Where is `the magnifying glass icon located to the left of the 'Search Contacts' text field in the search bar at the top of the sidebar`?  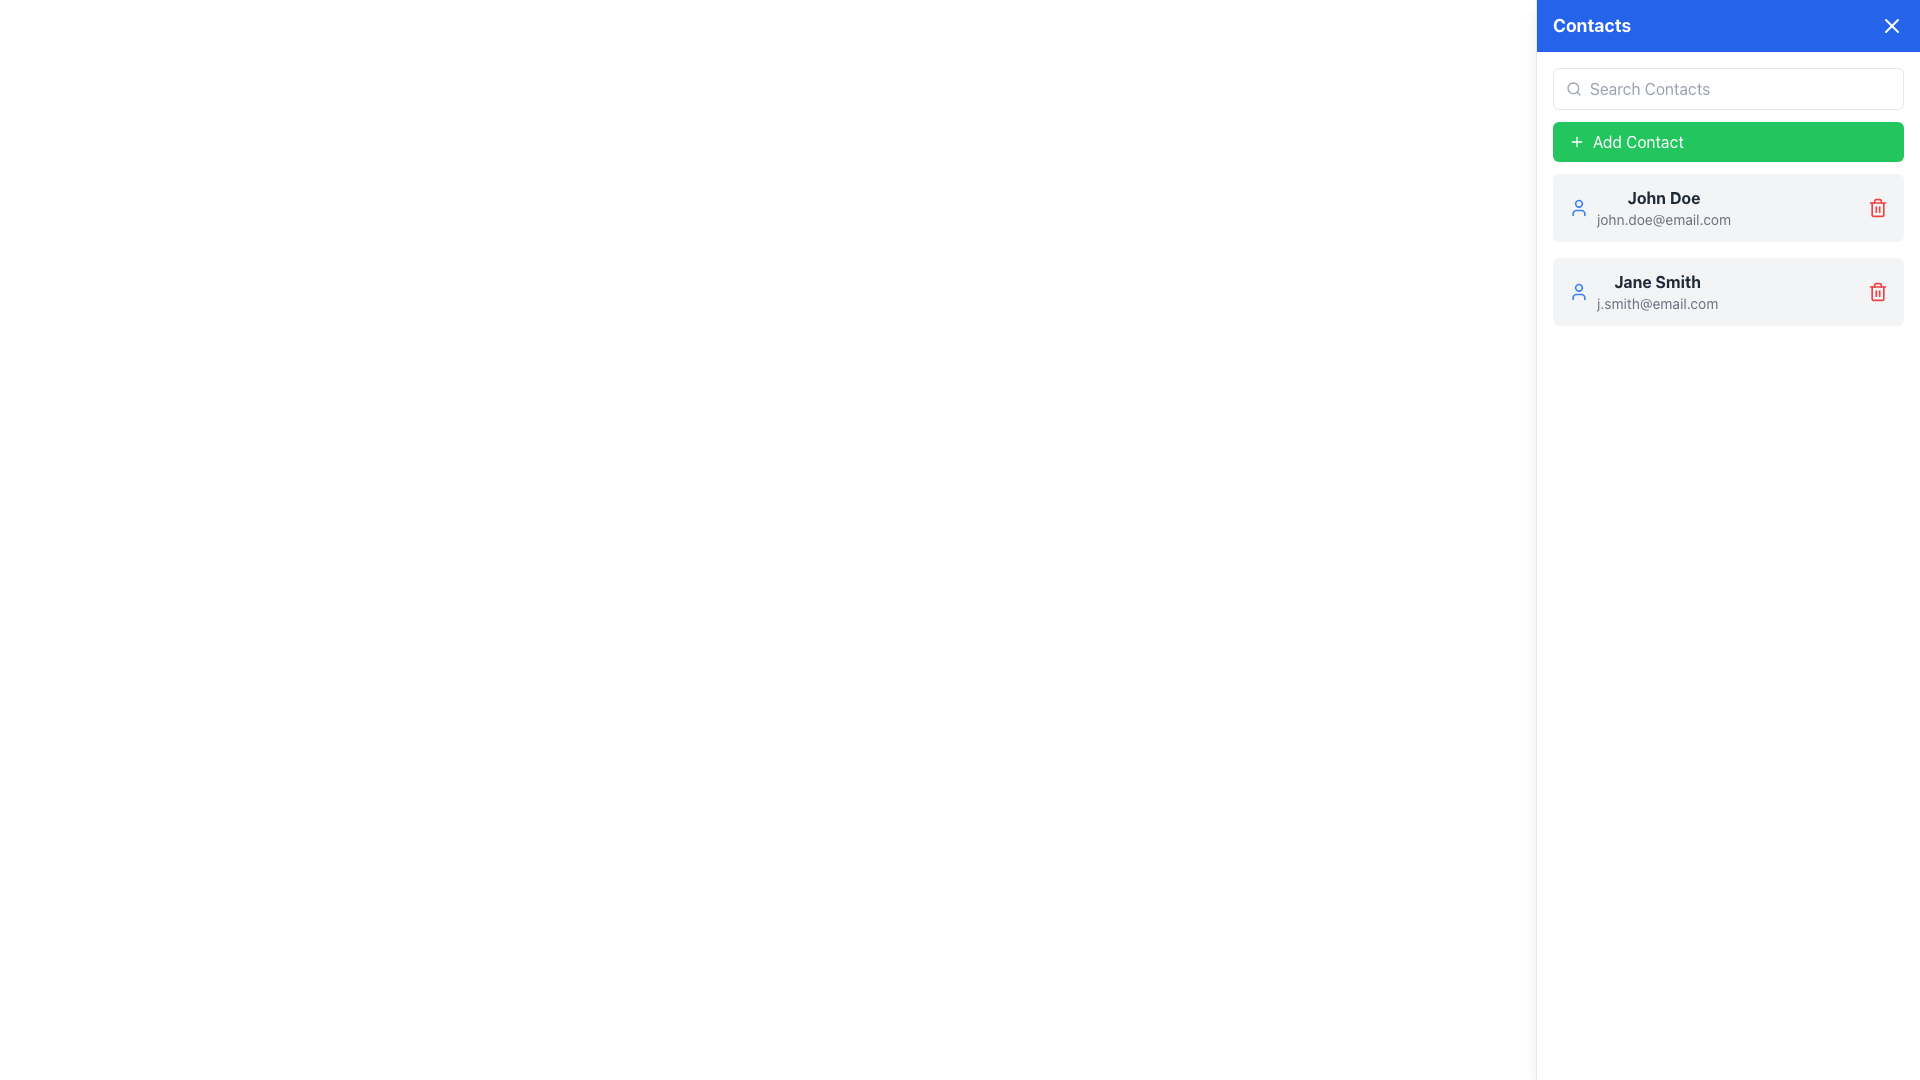 the magnifying glass icon located to the left of the 'Search Contacts' text field in the search bar at the top of the sidebar is located at coordinates (1573, 87).